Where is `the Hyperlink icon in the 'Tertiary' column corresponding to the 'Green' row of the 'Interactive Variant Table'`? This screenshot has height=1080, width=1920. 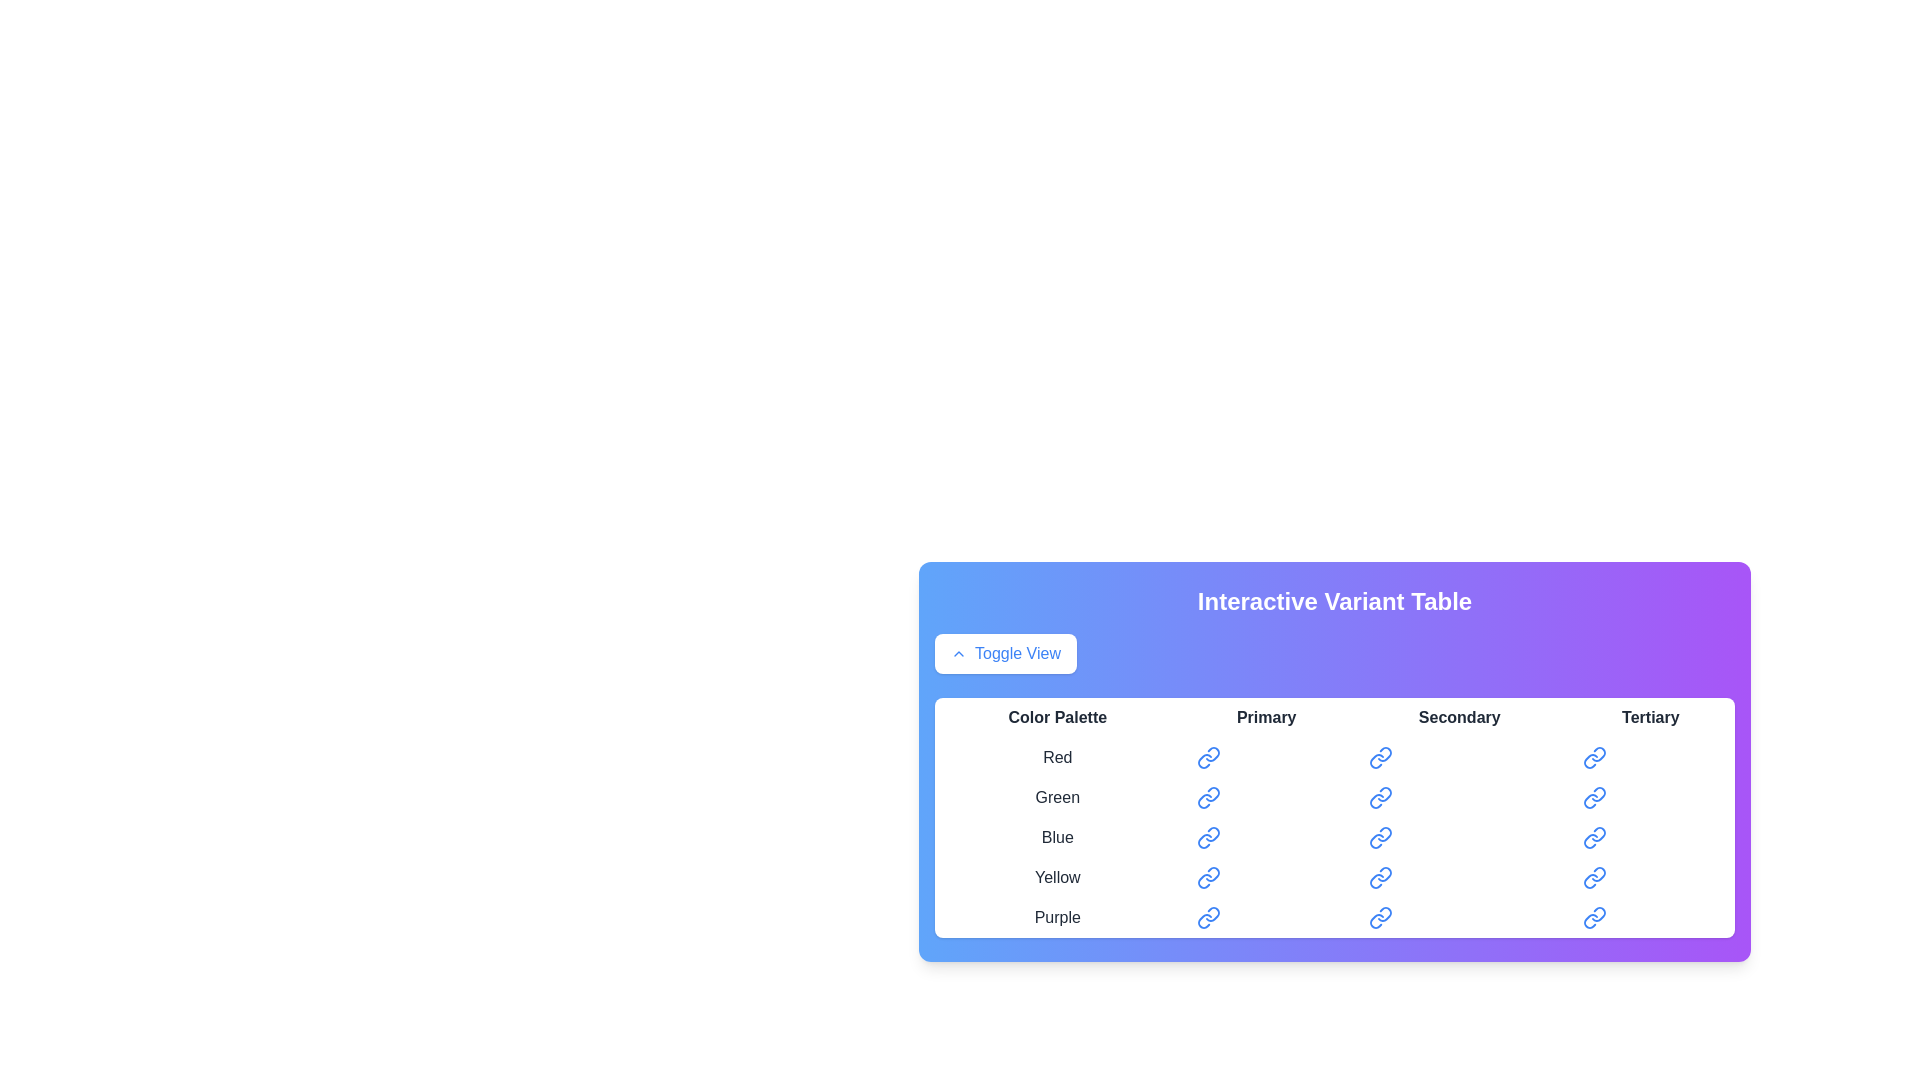 the Hyperlink icon in the 'Tertiary' column corresponding to the 'Green' row of the 'Interactive Variant Table' is located at coordinates (1593, 797).